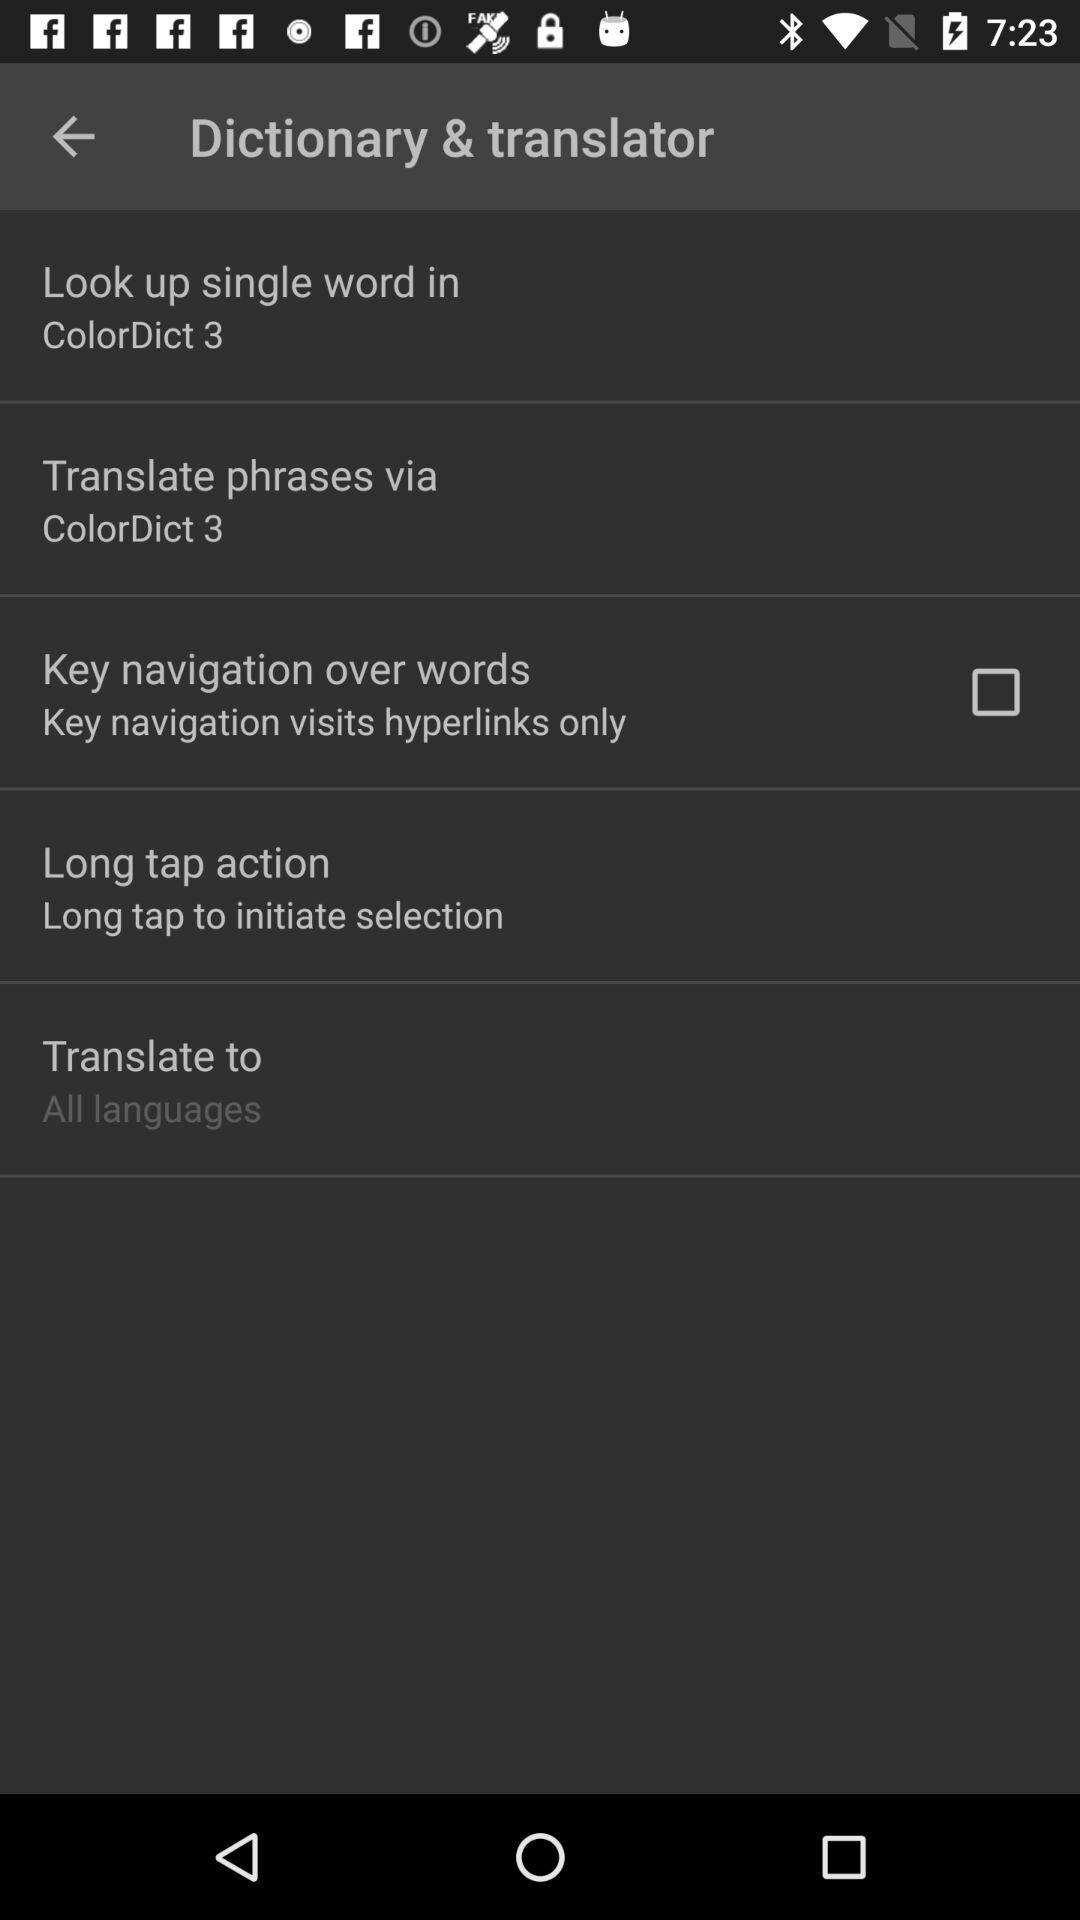 The width and height of the screenshot is (1080, 1920). Describe the element at coordinates (151, 1053) in the screenshot. I see `icon above the all languages item` at that location.